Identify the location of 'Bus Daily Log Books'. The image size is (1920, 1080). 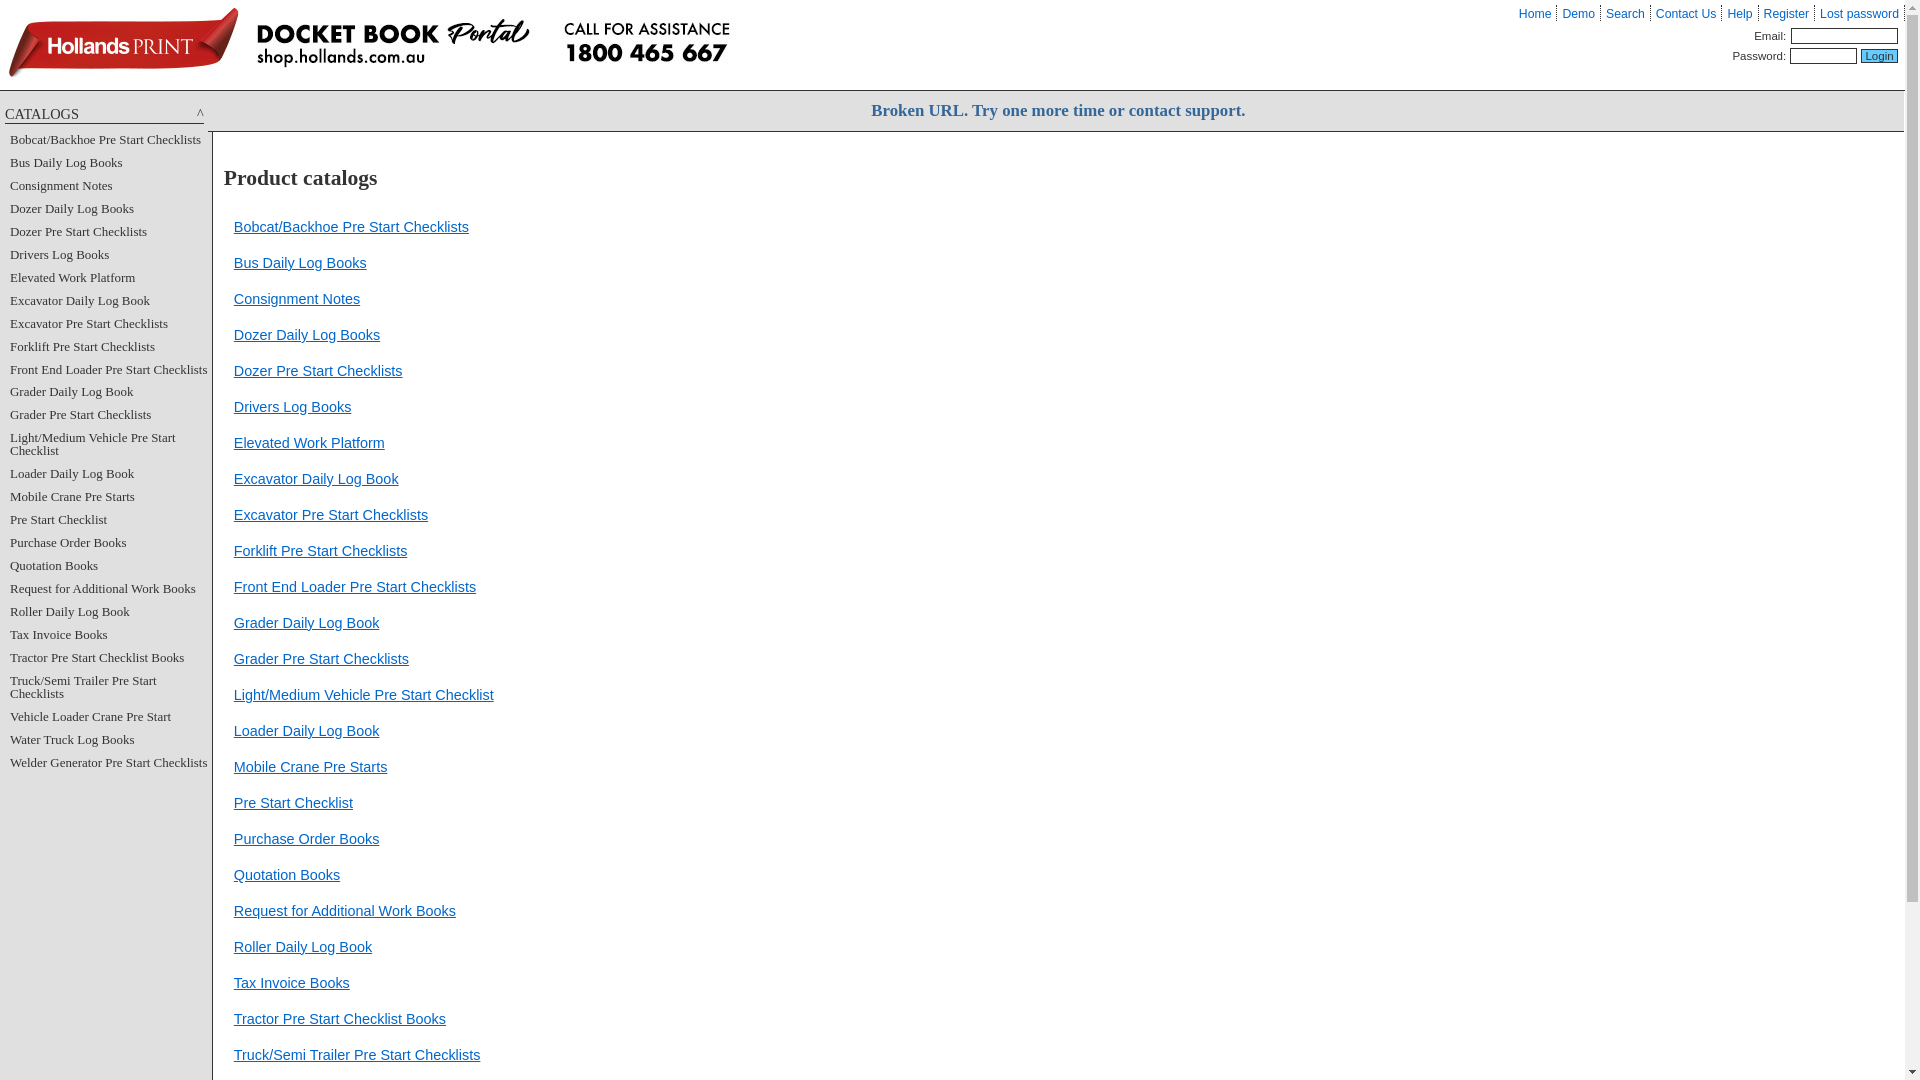
(234, 261).